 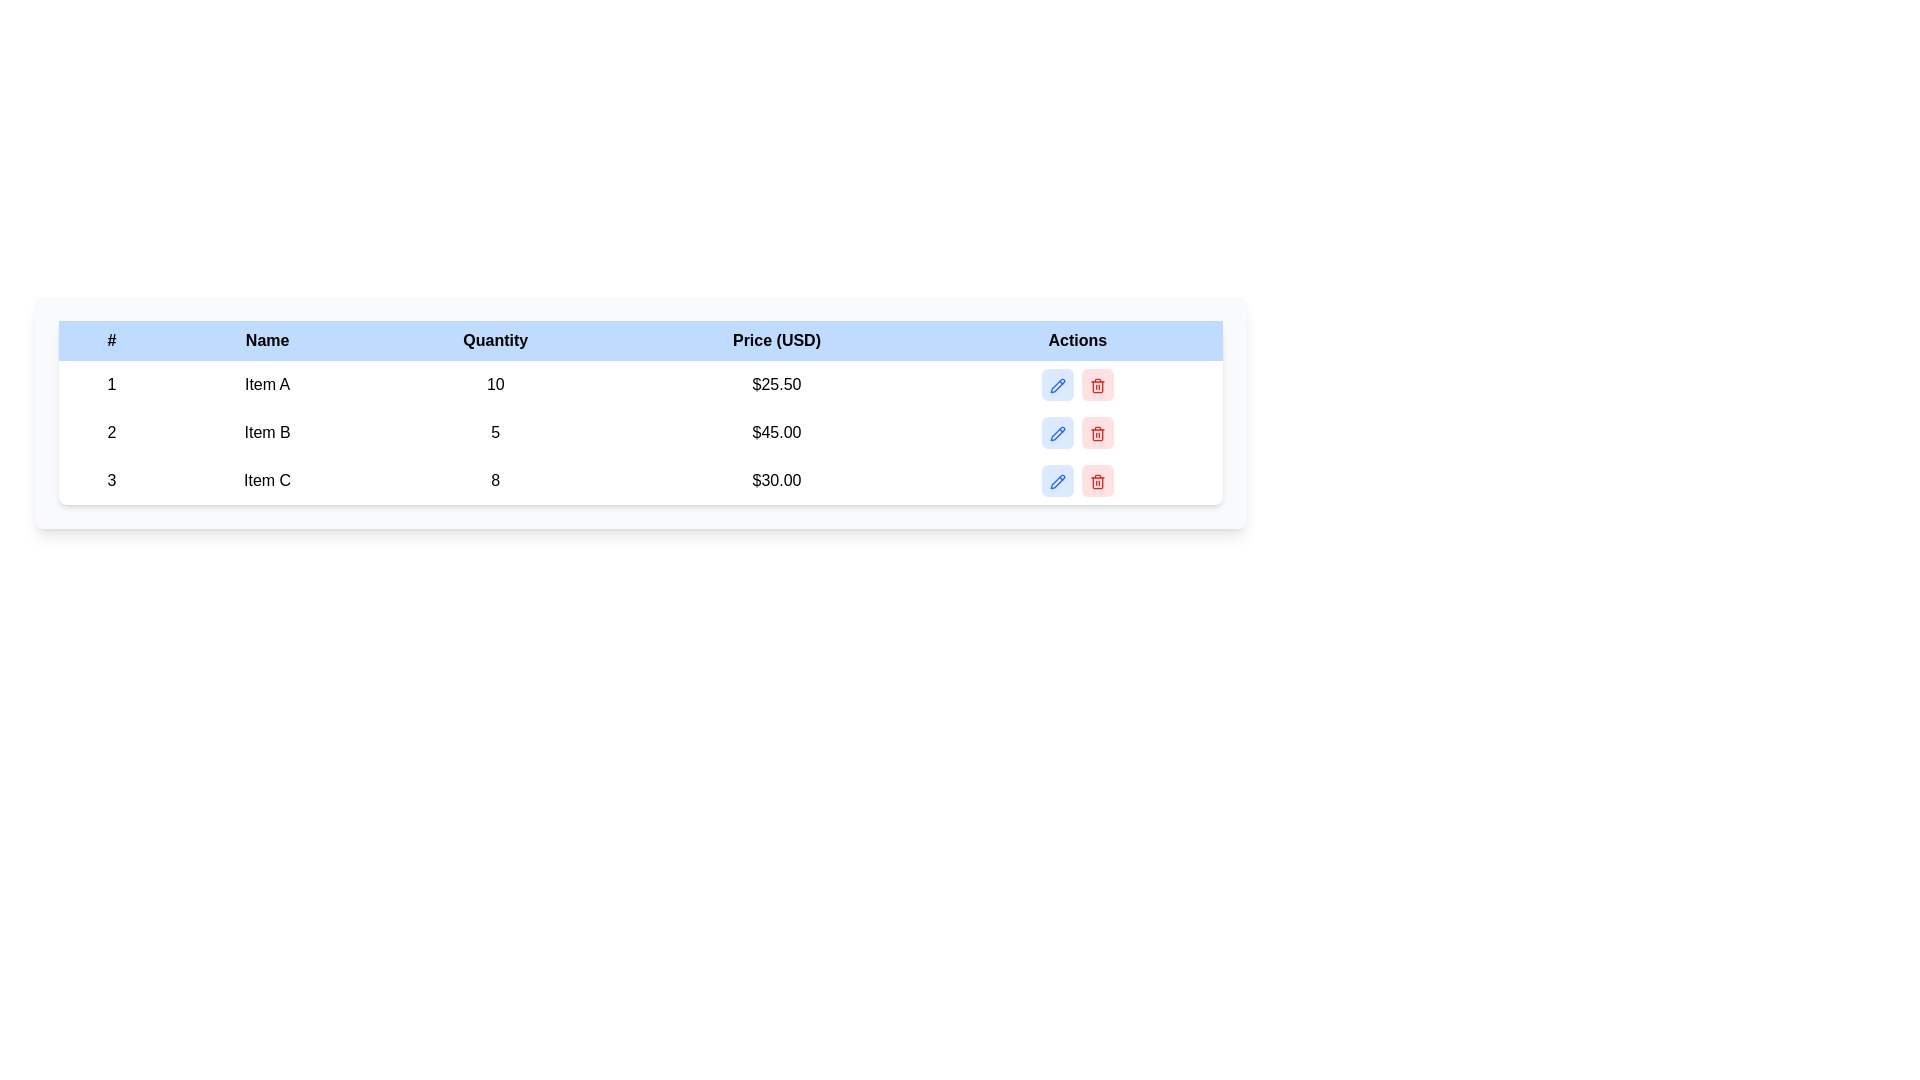 What do you see at coordinates (1096, 481) in the screenshot?
I see `the red trash can icon in the Actions column of the last table row corresponding to Item C to initiate the delete action` at bounding box center [1096, 481].